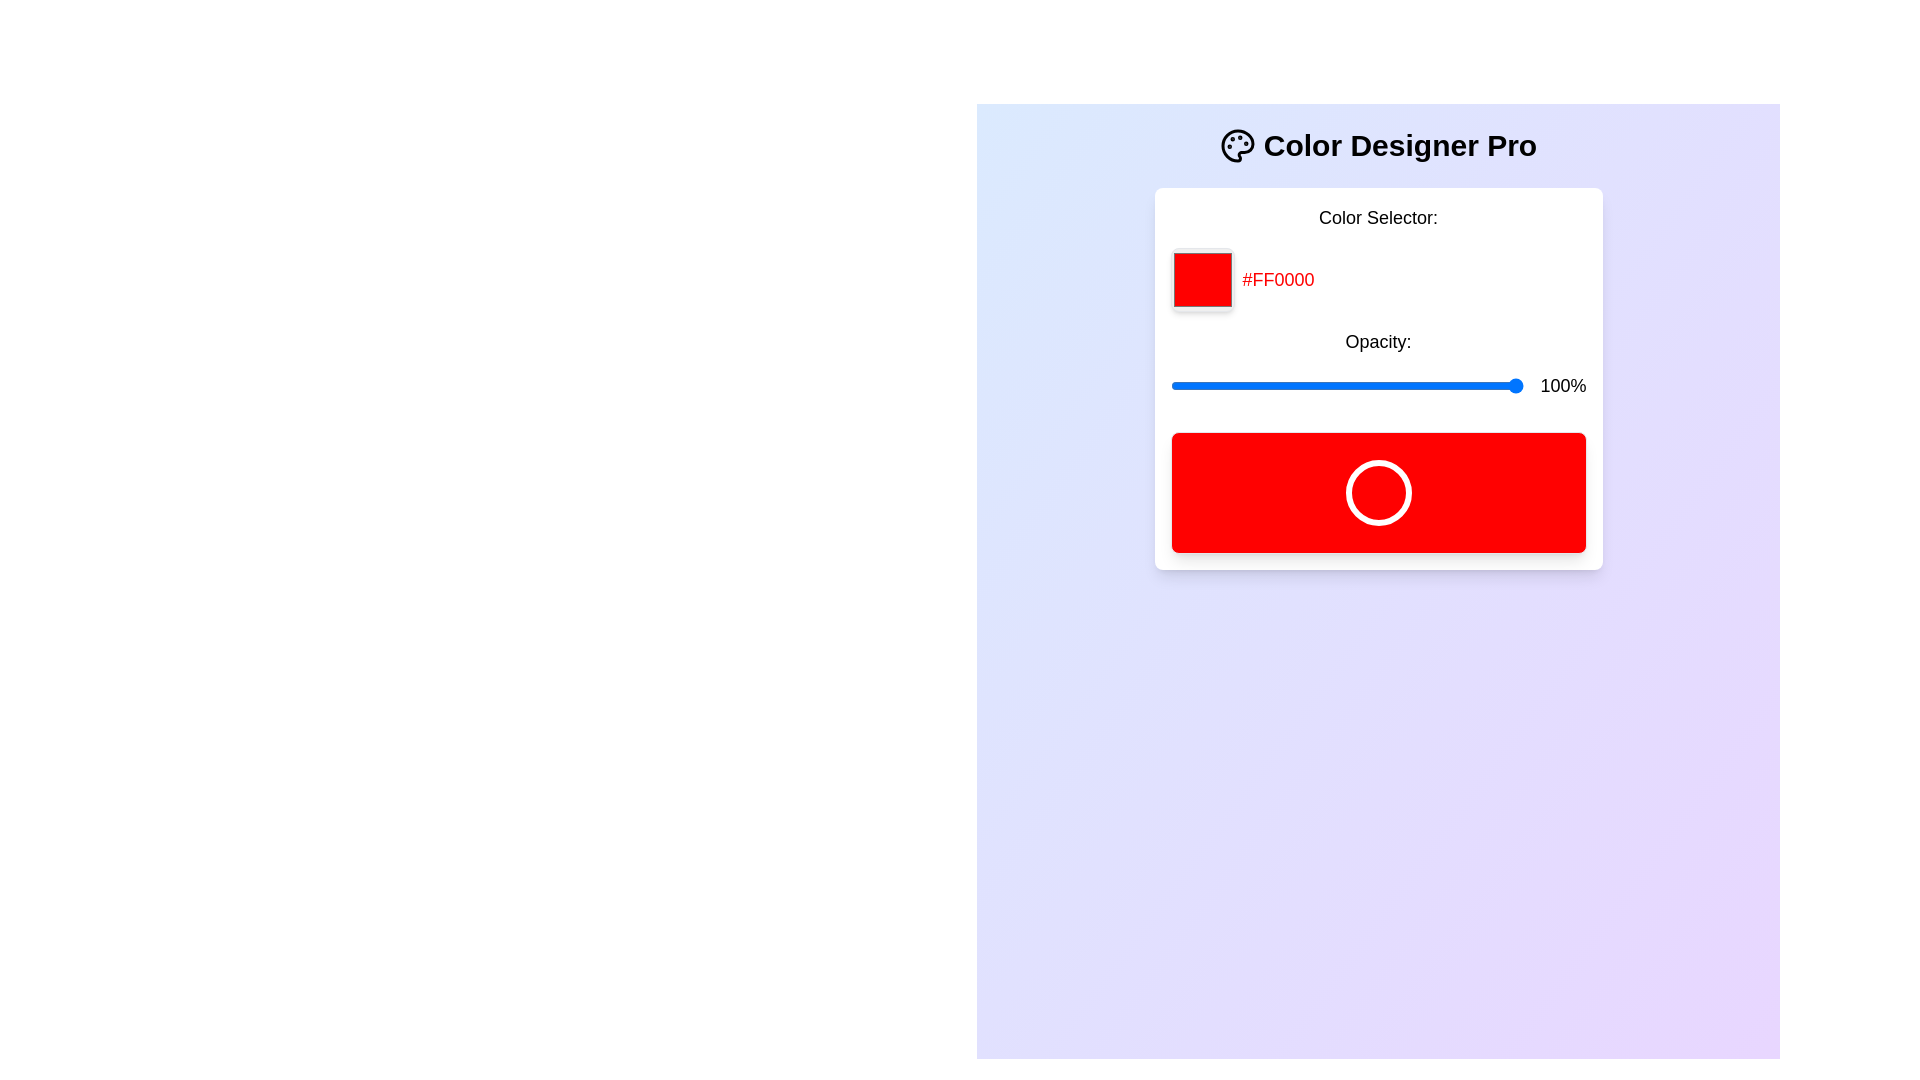 This screenshot has width=1920, height=1080. Describe the element at coordinates (1453, 385) in the screenshot. I see `the opacity slider` at that location.